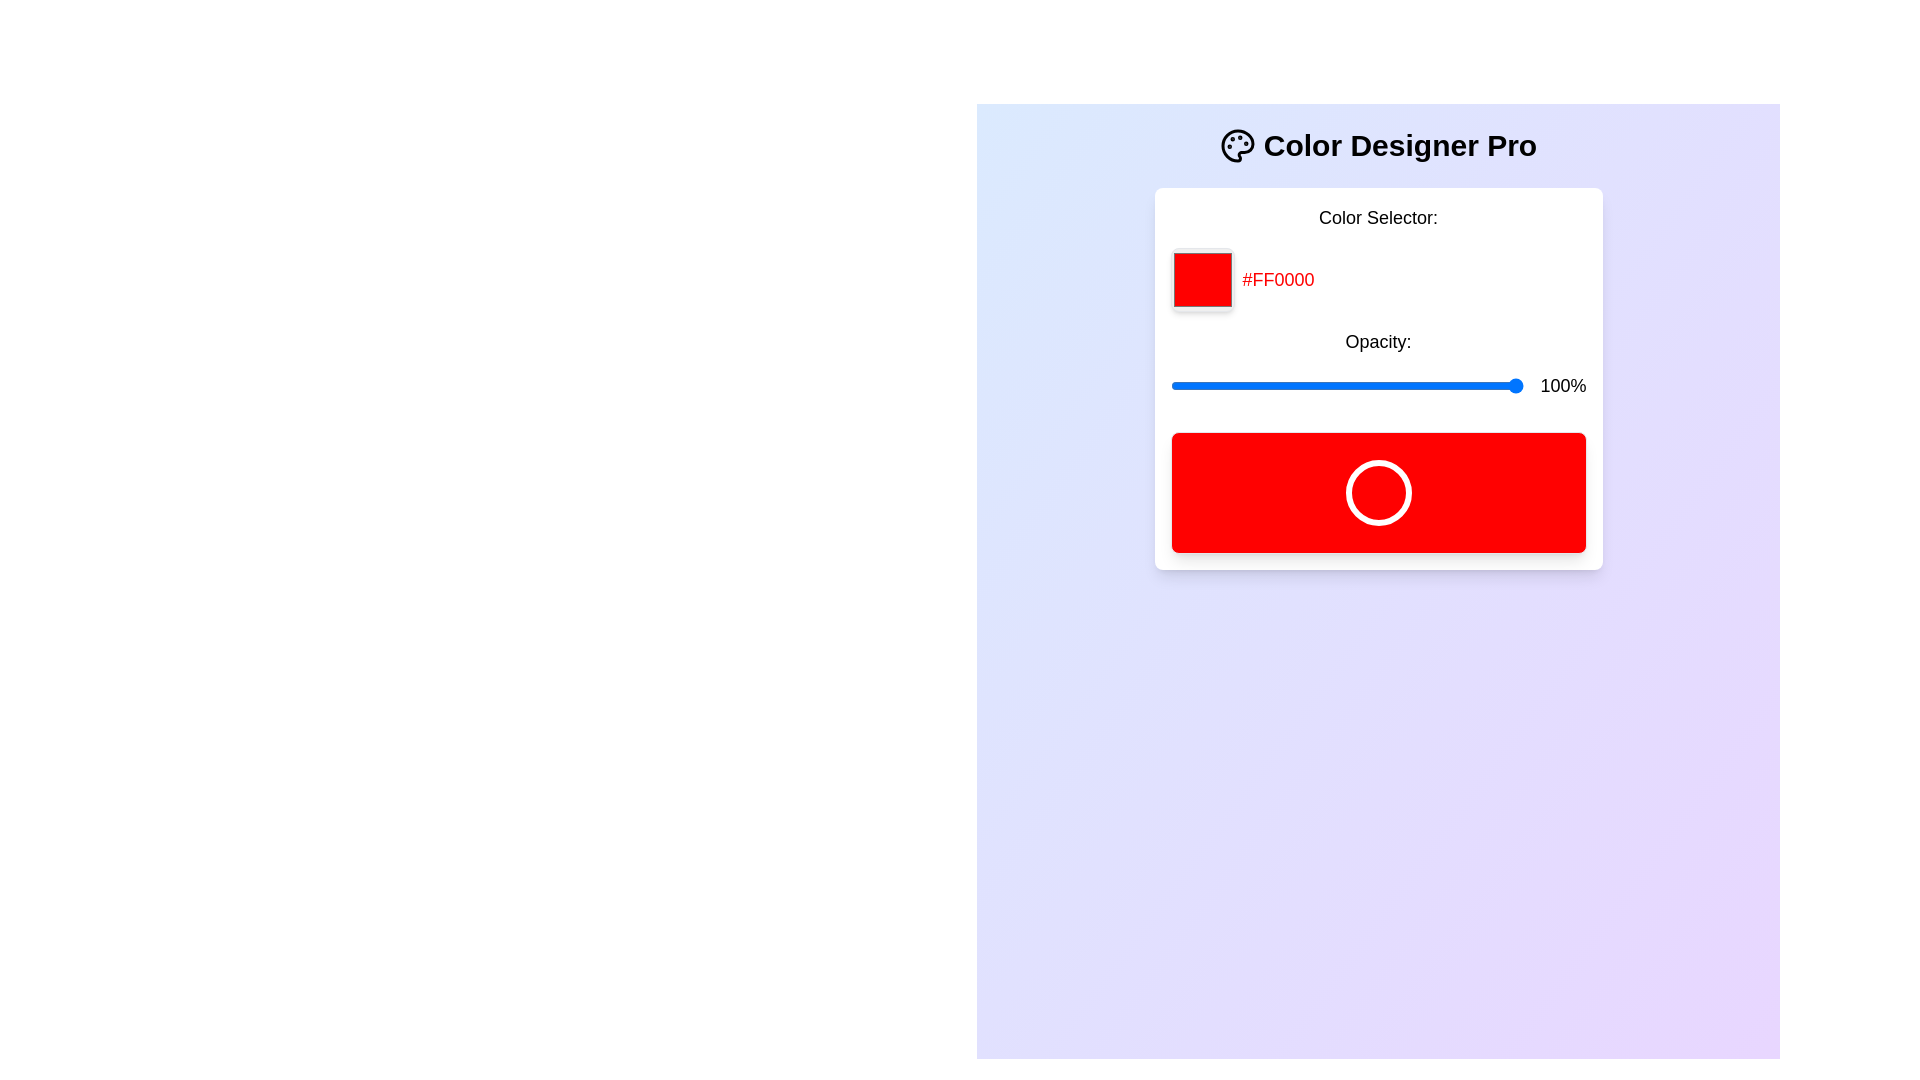 This screenshot has width=1920, height=1080. Describe the element at coordinates (1453, 385) in the screenshot. I see `the opacity slider` at that location.